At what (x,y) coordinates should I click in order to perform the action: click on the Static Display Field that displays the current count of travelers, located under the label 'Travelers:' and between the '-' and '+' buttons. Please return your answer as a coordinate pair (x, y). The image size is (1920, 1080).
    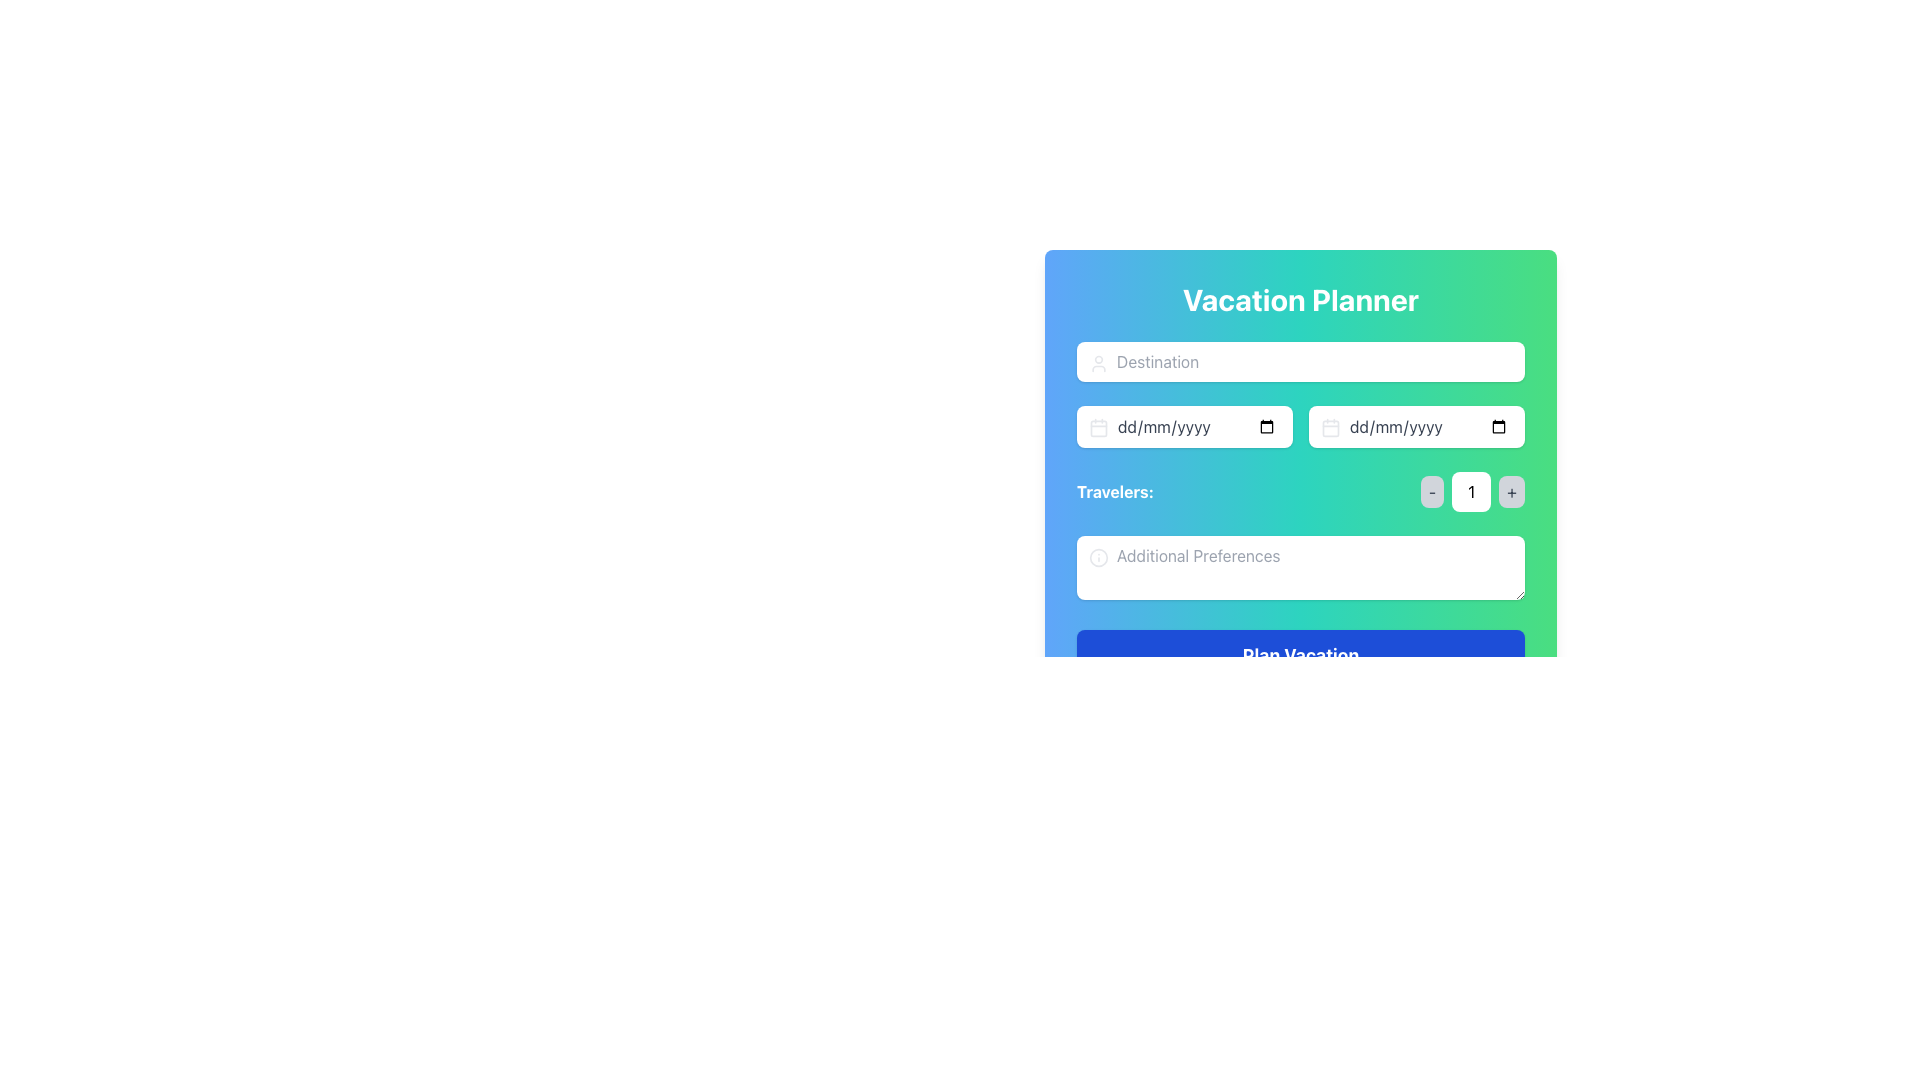
    Looking at the image, I should click on (1471, 492).